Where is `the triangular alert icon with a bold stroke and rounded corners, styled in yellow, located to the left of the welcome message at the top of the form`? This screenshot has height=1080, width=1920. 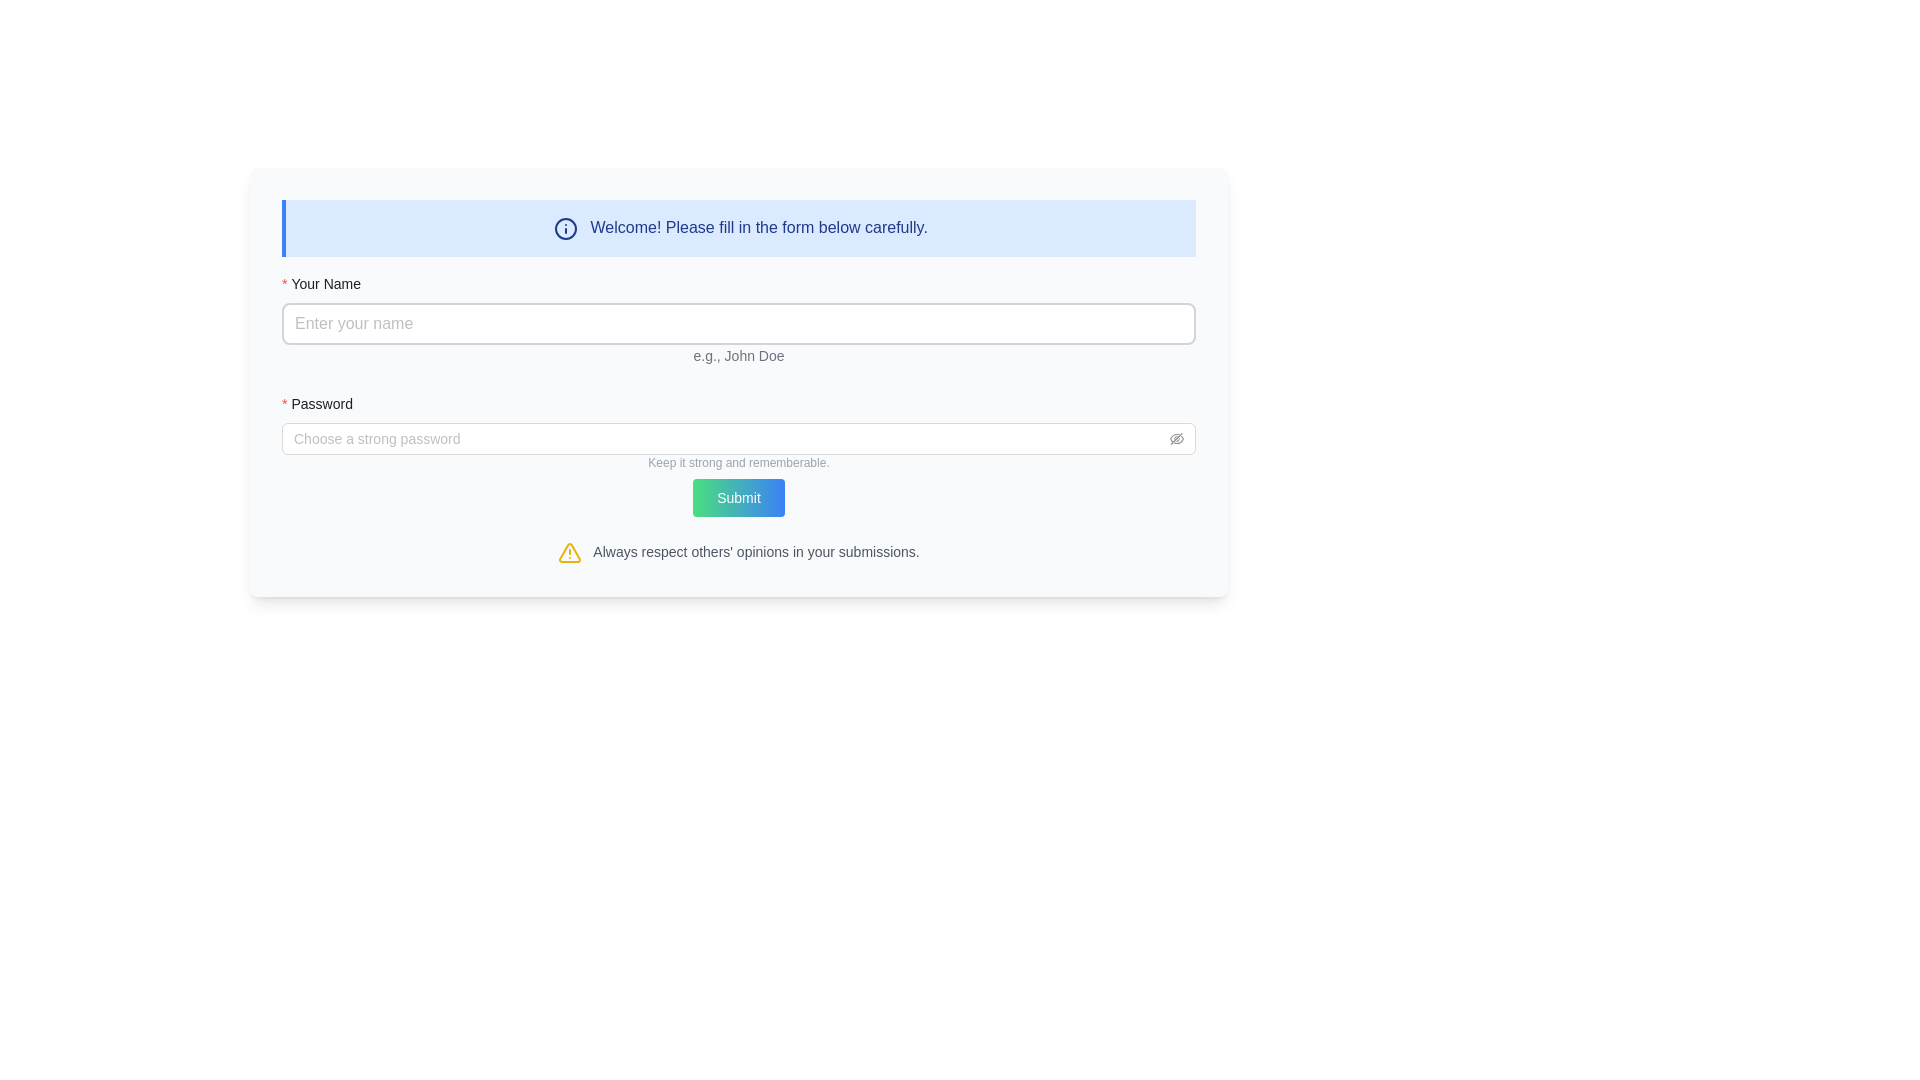
the triangular alert icon with a bold stroke and rounded corners, styled in yellow, located to the left of the welcome message at the top of the form is located at coordinates (569, 552).